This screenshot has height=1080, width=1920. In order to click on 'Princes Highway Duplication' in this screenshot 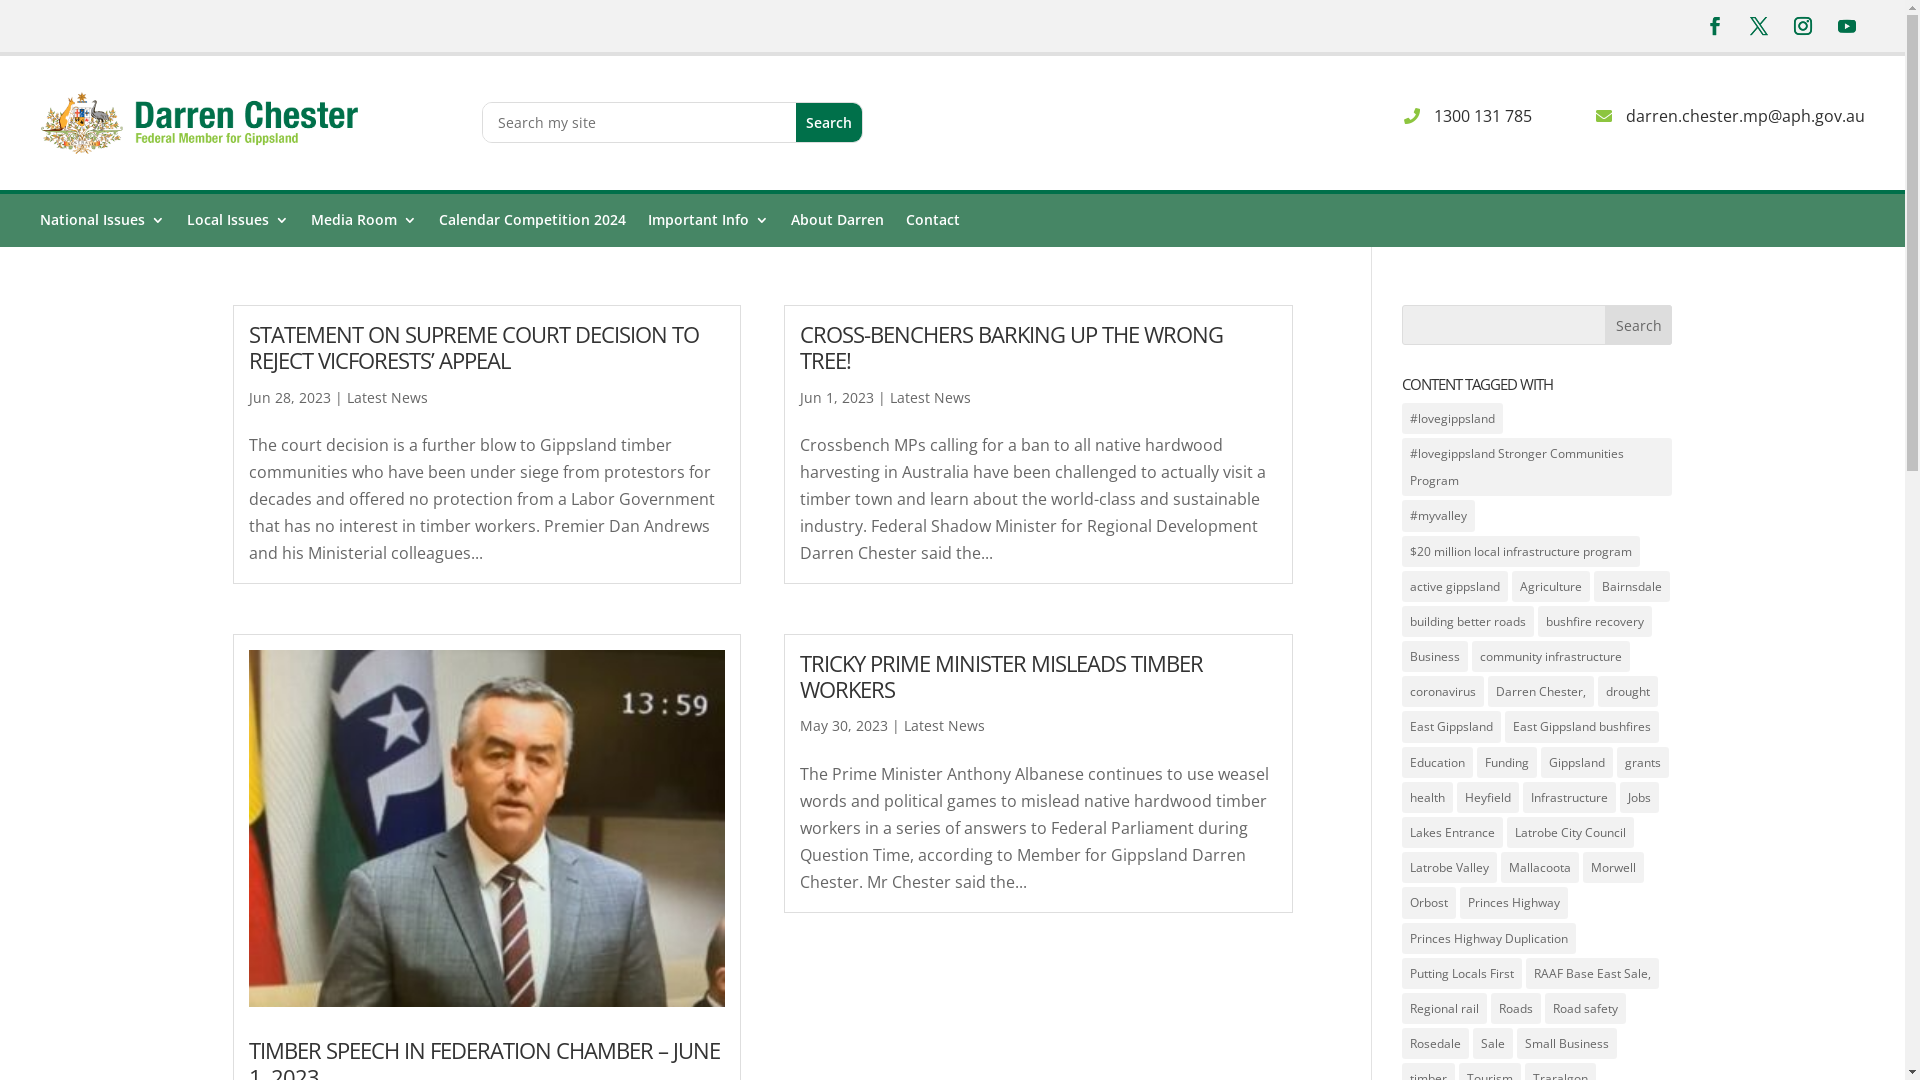, I will do `click(1400, 938)`.